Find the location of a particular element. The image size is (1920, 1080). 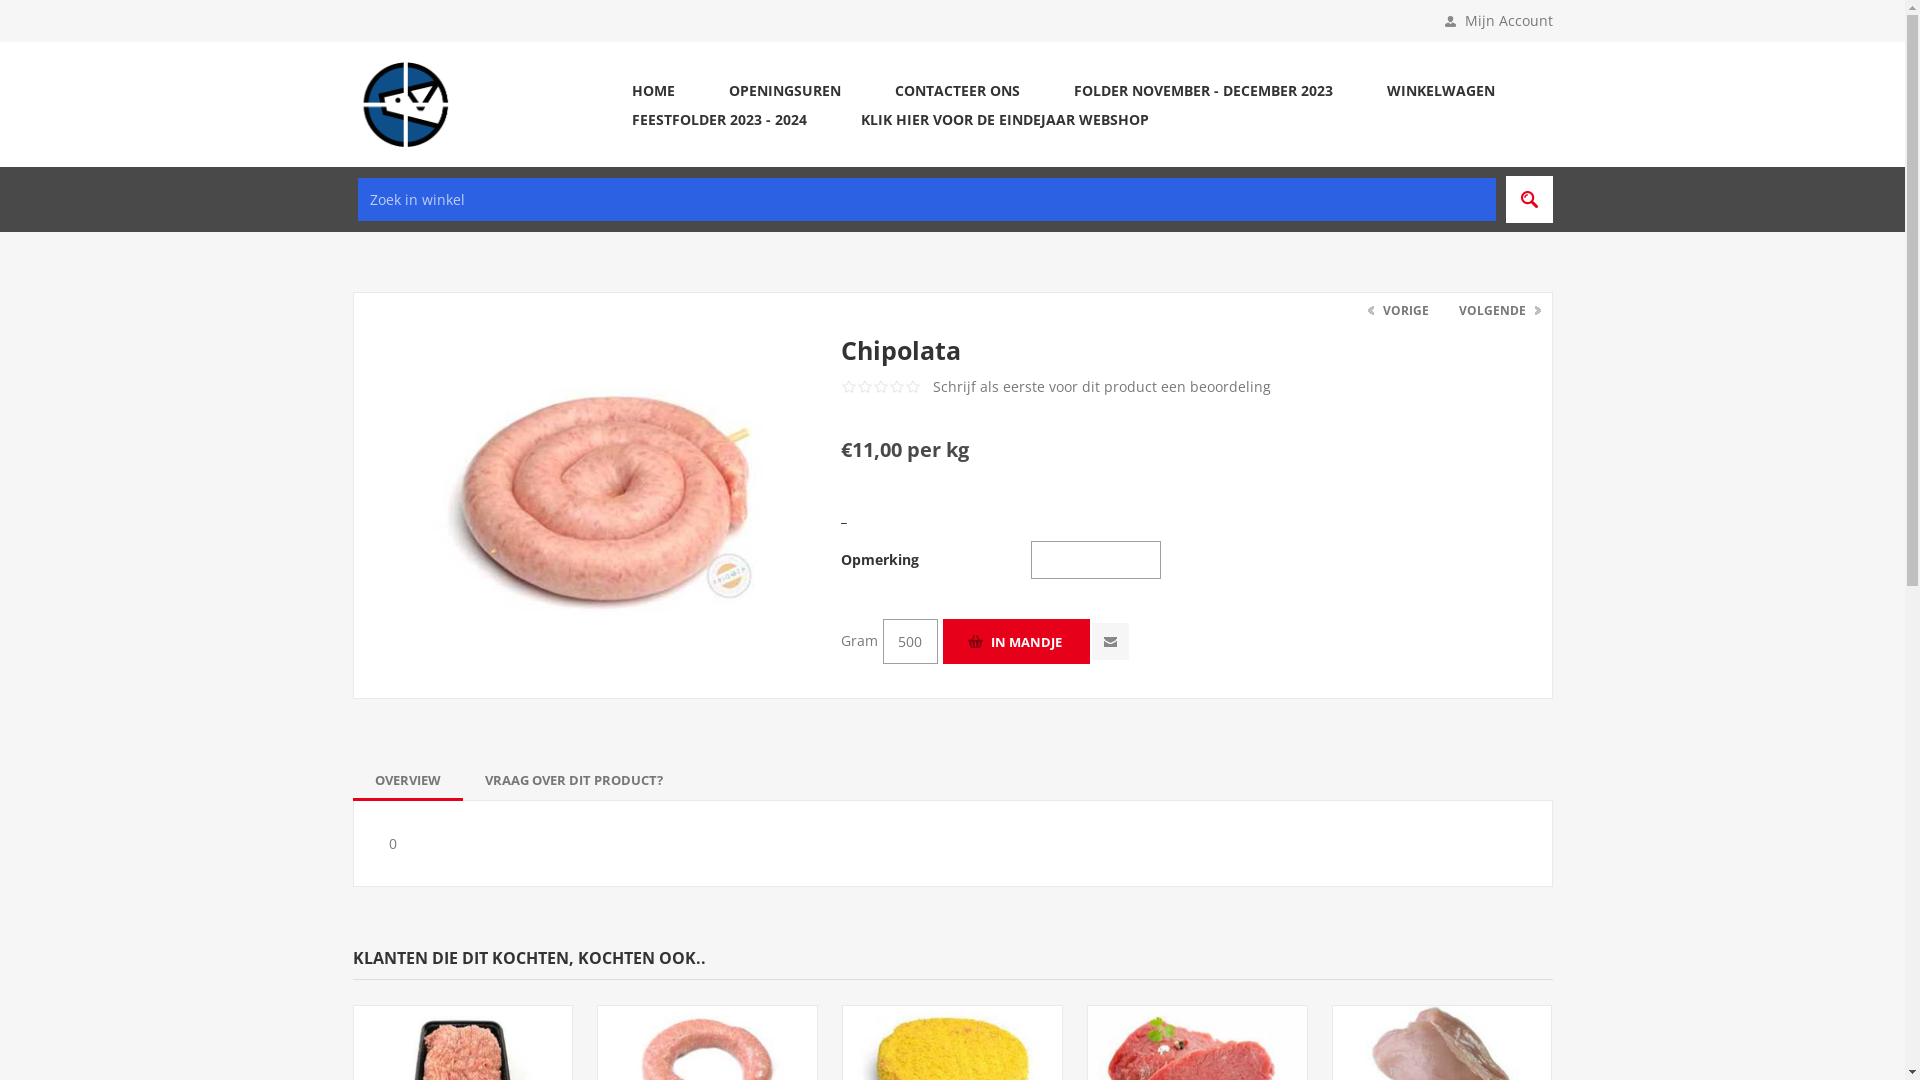

'Schrijf als eerste voor dit product een beoordeling' is located at coordinates (1101, 386).